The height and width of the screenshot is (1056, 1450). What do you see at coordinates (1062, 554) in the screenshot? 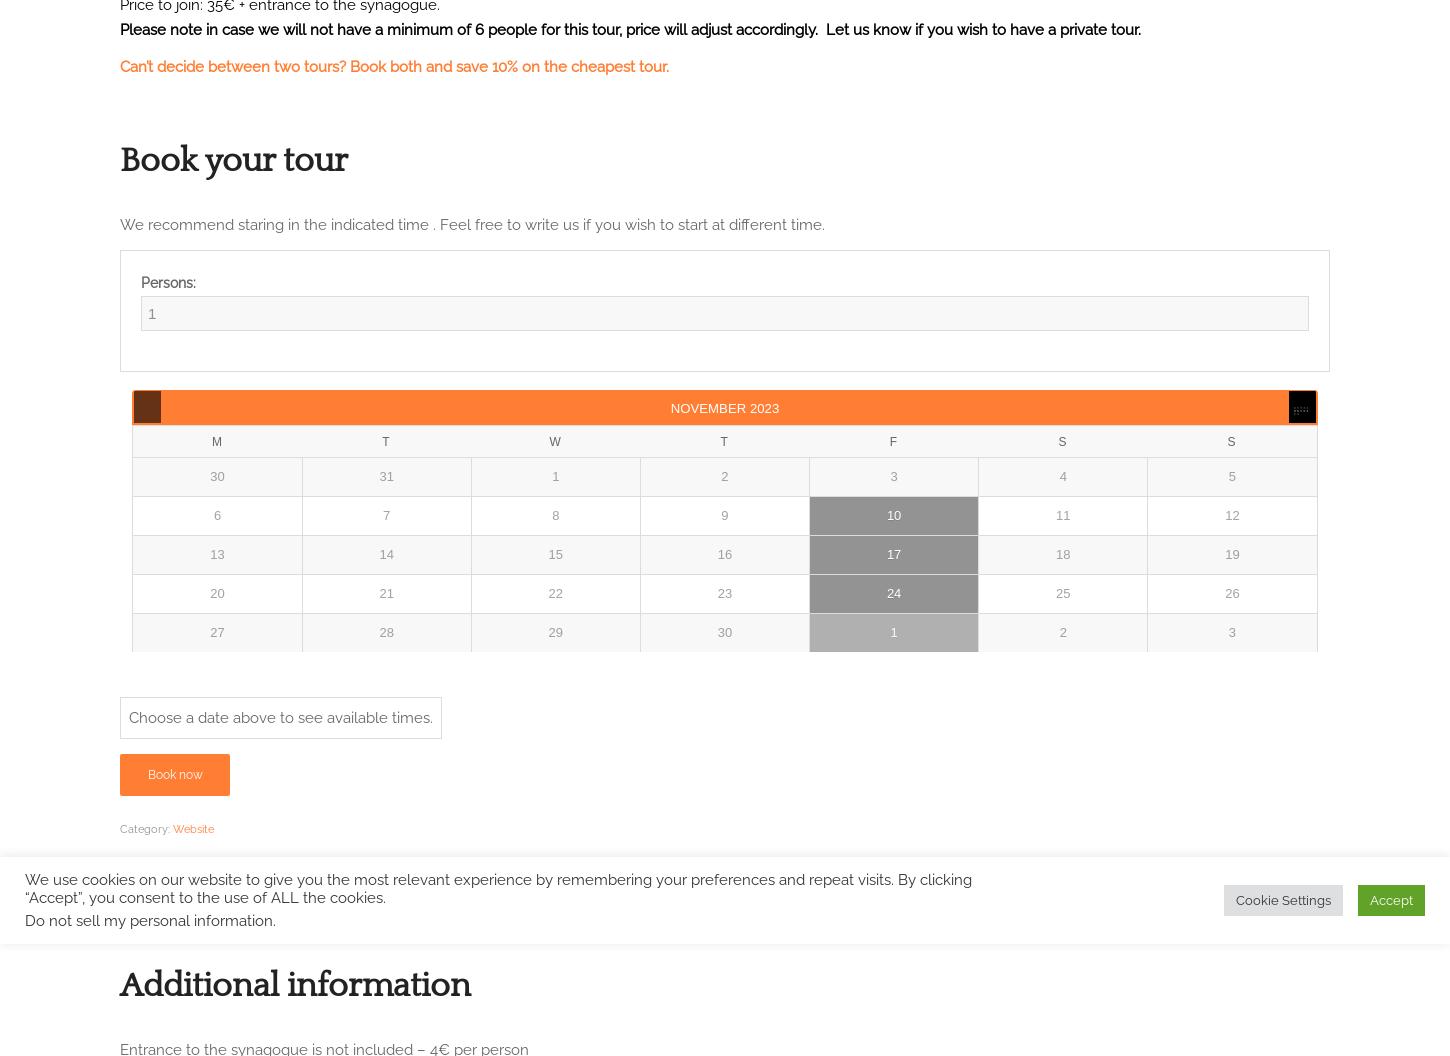
I see `'18'` at bounding box center [1062, 554].